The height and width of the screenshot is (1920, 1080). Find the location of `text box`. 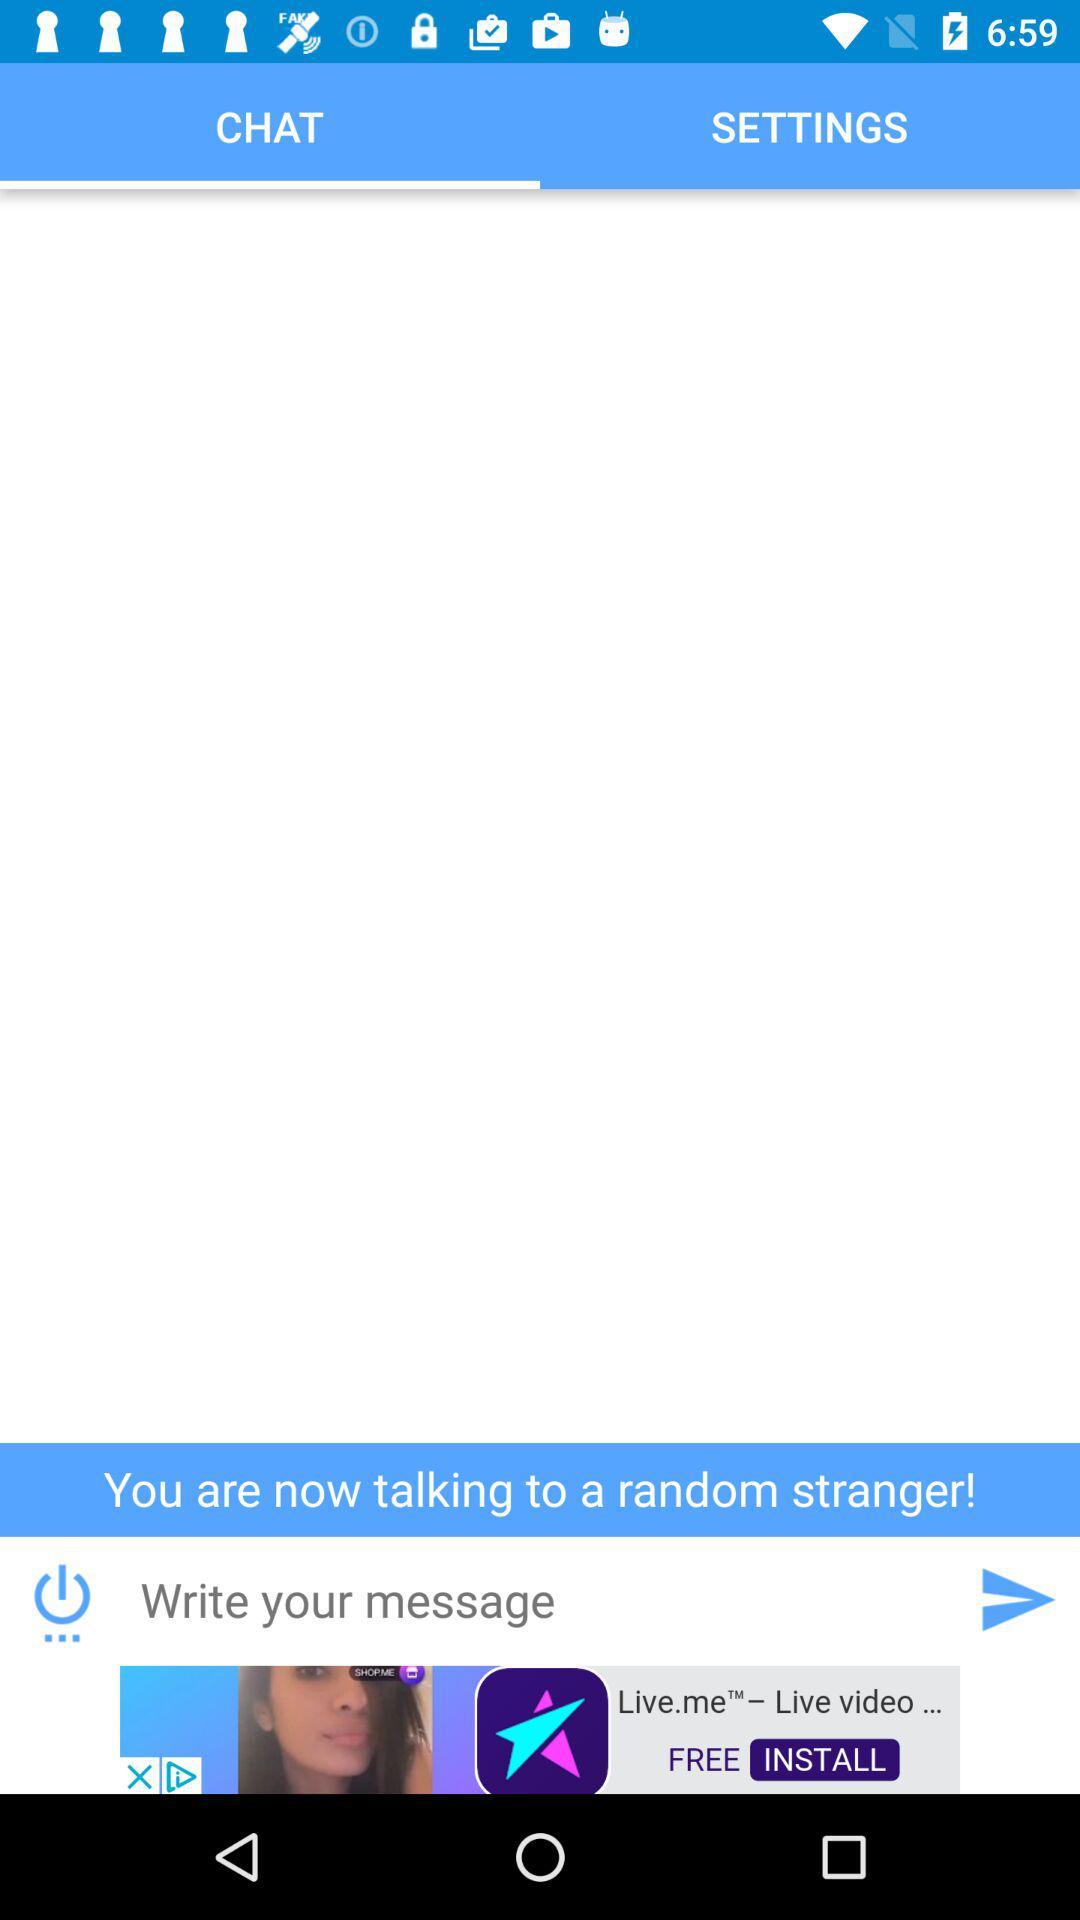

text box is located at coordinates (538, 1598).